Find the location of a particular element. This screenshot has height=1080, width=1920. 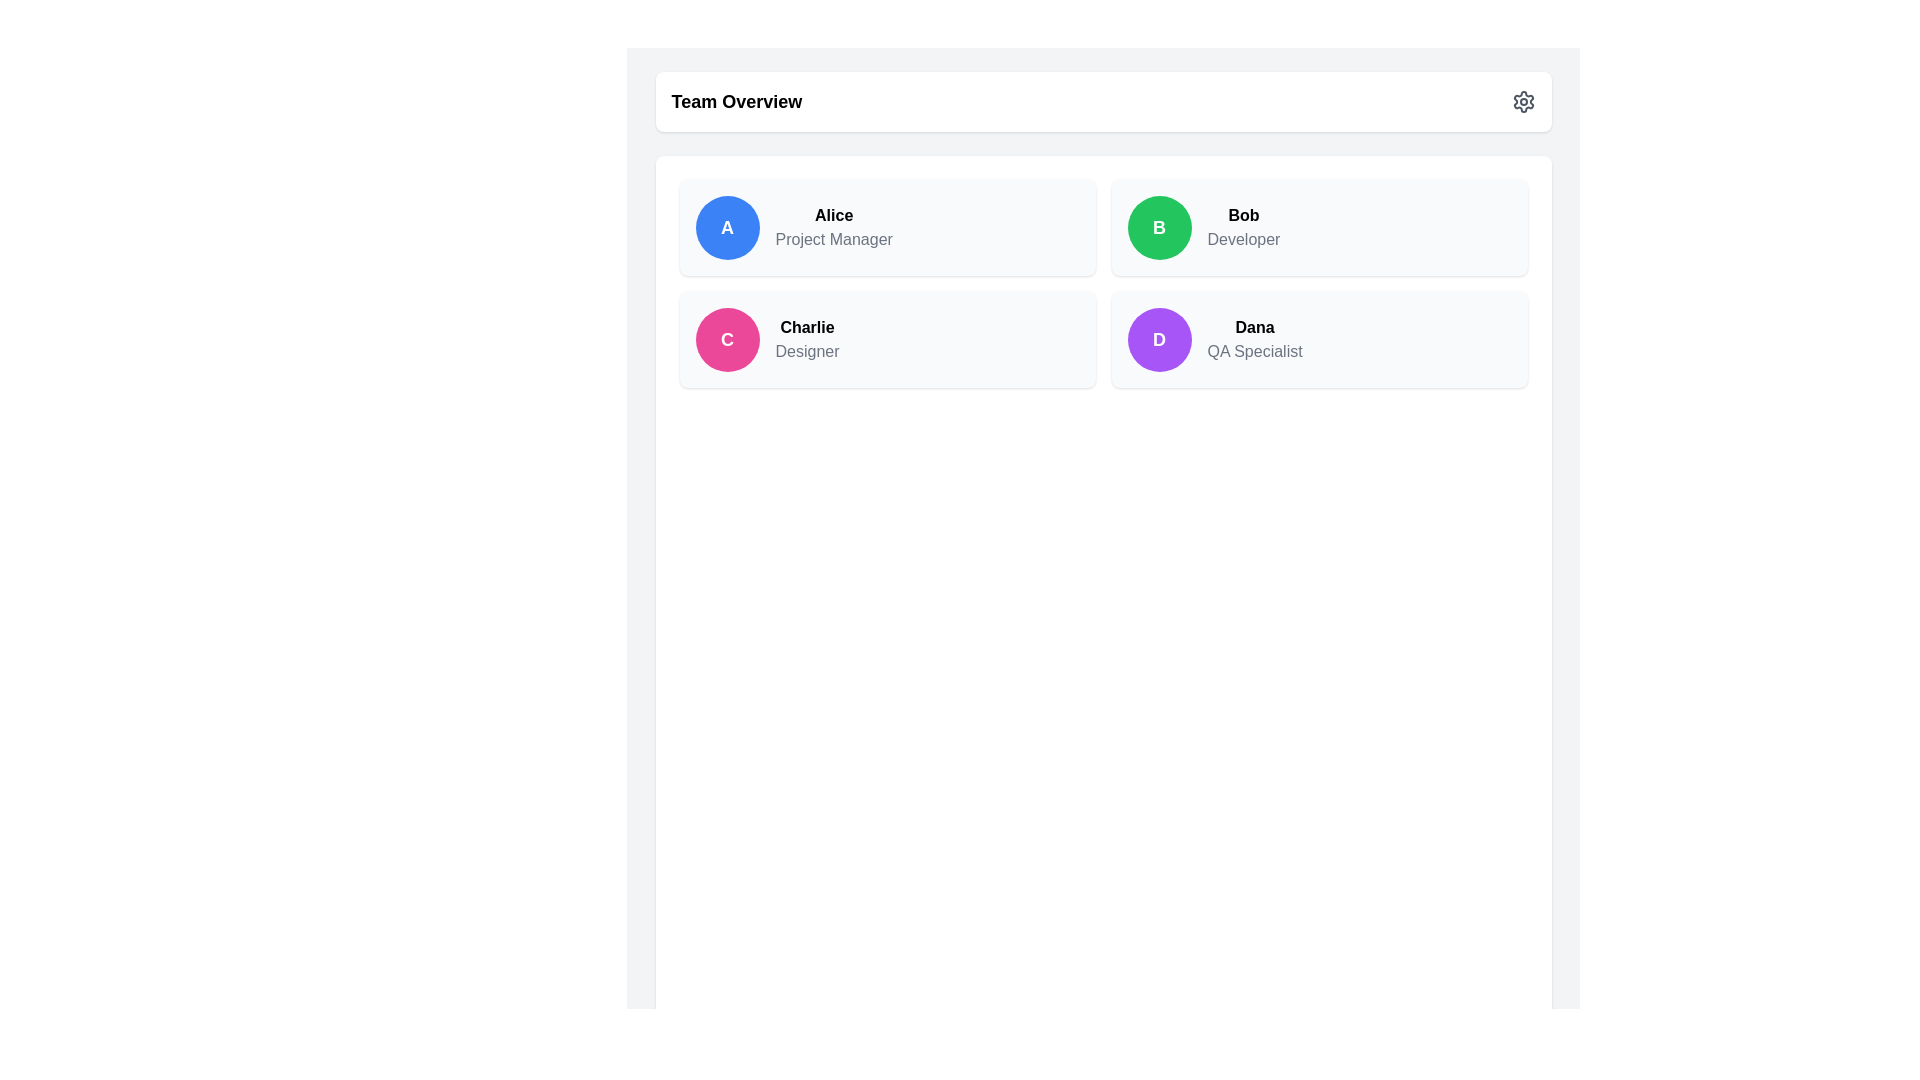

the settings icon located in the top-right corner of the main interface is located at coordinates (1522, 101).